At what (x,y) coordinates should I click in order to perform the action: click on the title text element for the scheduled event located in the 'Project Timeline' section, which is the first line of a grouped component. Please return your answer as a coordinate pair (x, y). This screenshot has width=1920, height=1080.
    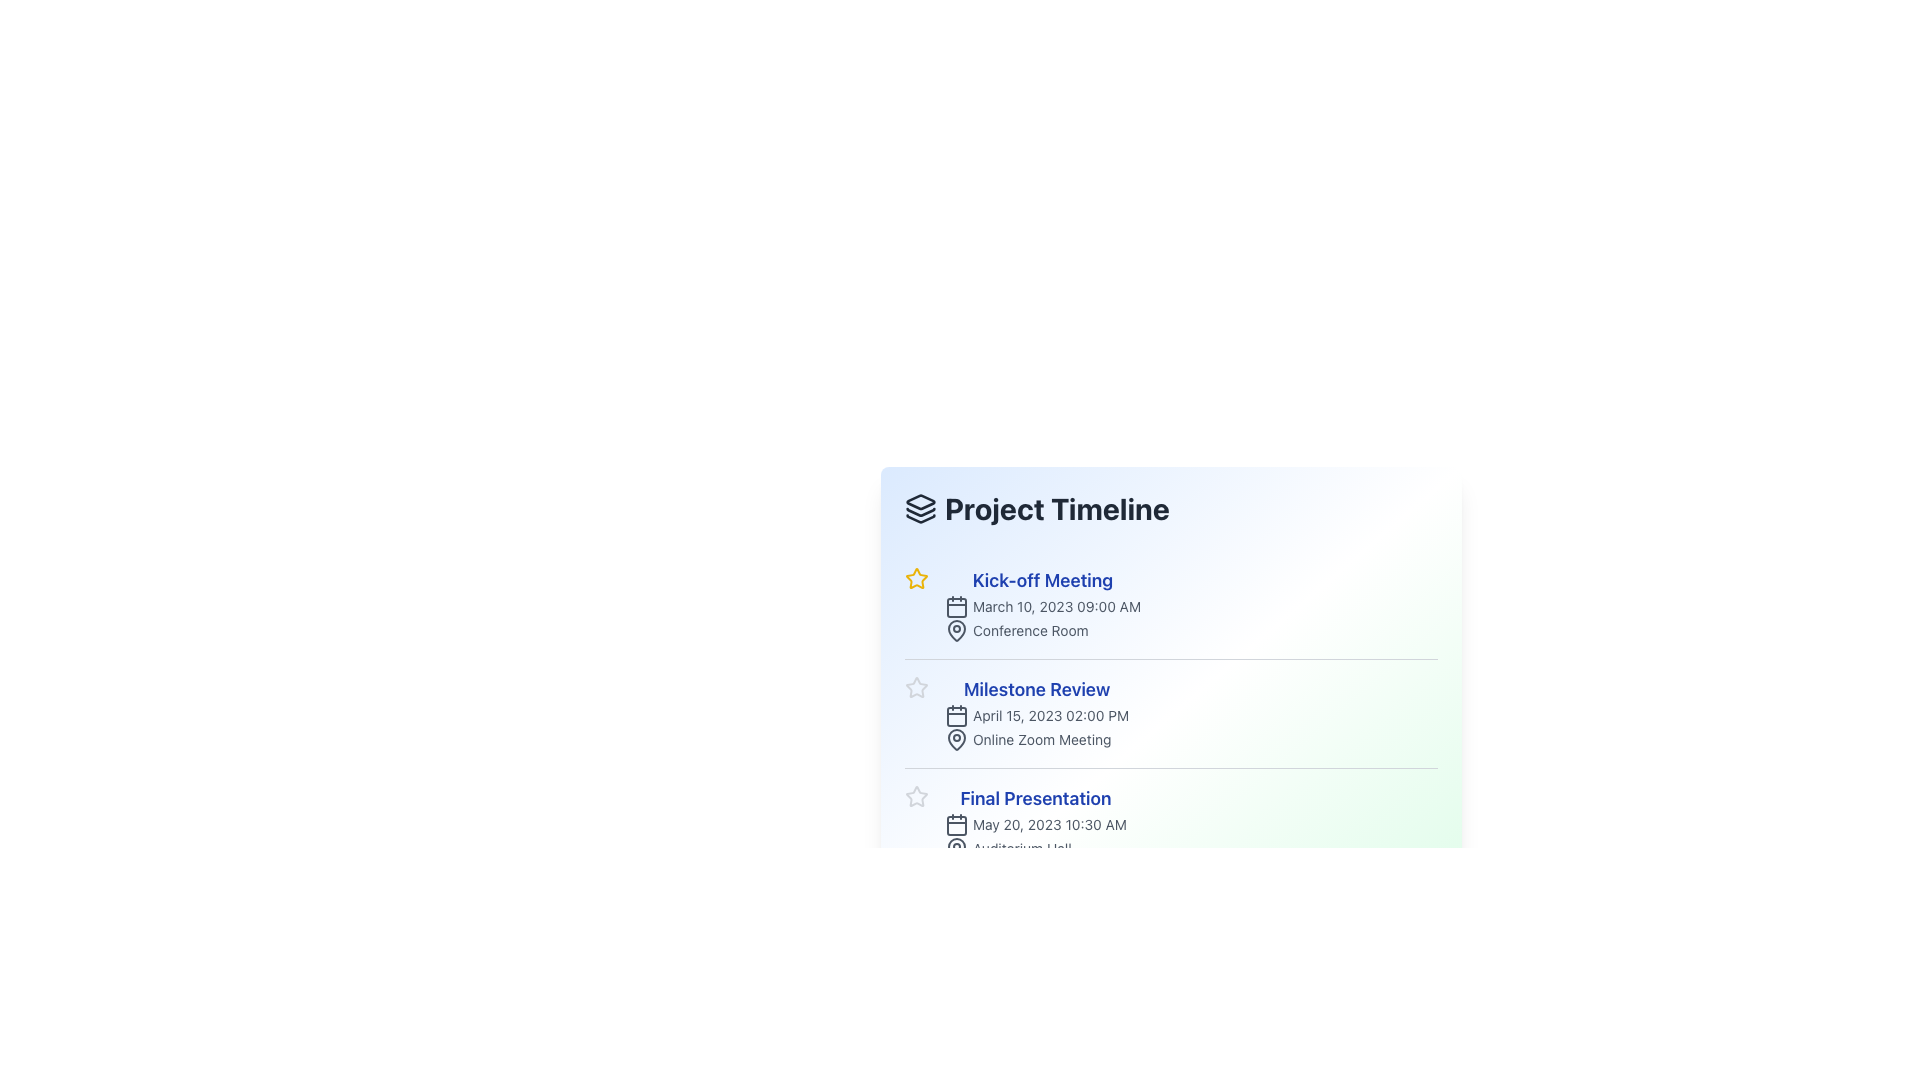
    Looking at the image, I should click on (1041, 581).